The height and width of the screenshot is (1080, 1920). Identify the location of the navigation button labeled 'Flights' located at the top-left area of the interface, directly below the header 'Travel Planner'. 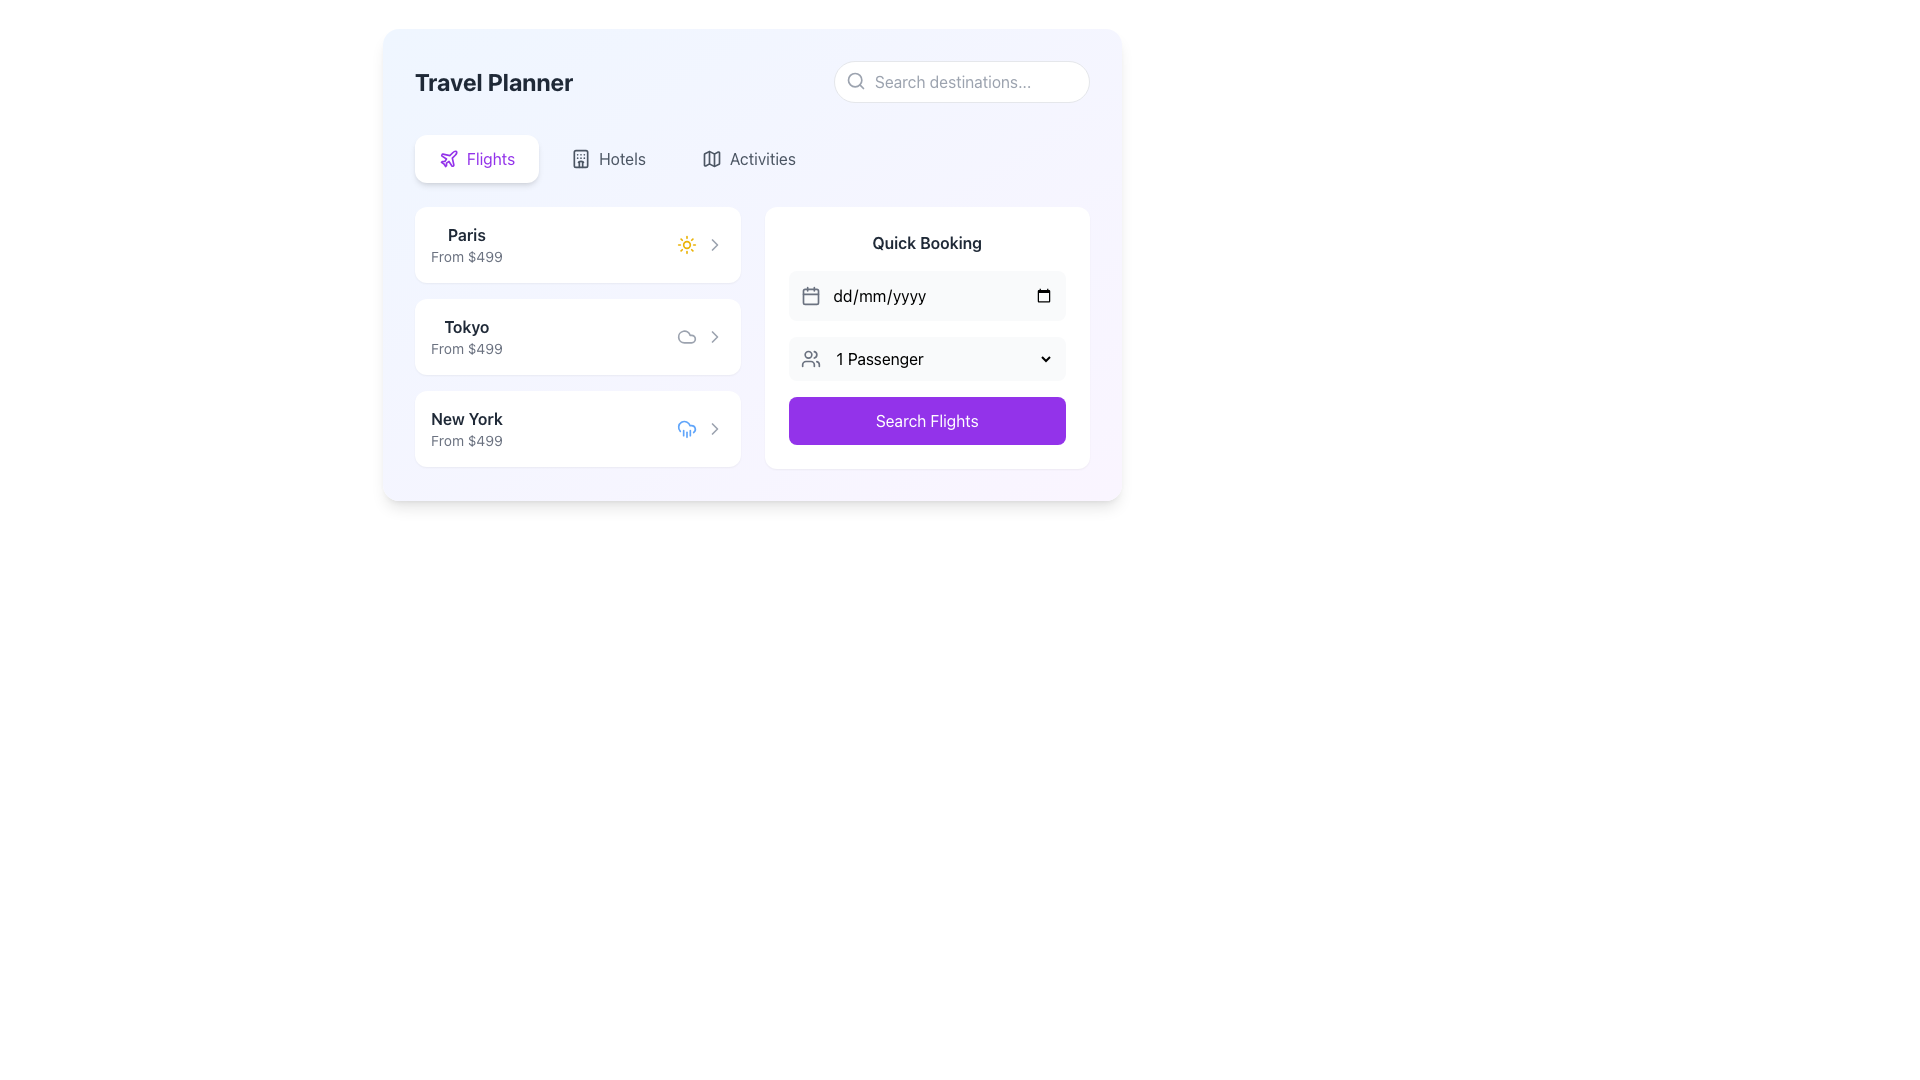
(476, 157).